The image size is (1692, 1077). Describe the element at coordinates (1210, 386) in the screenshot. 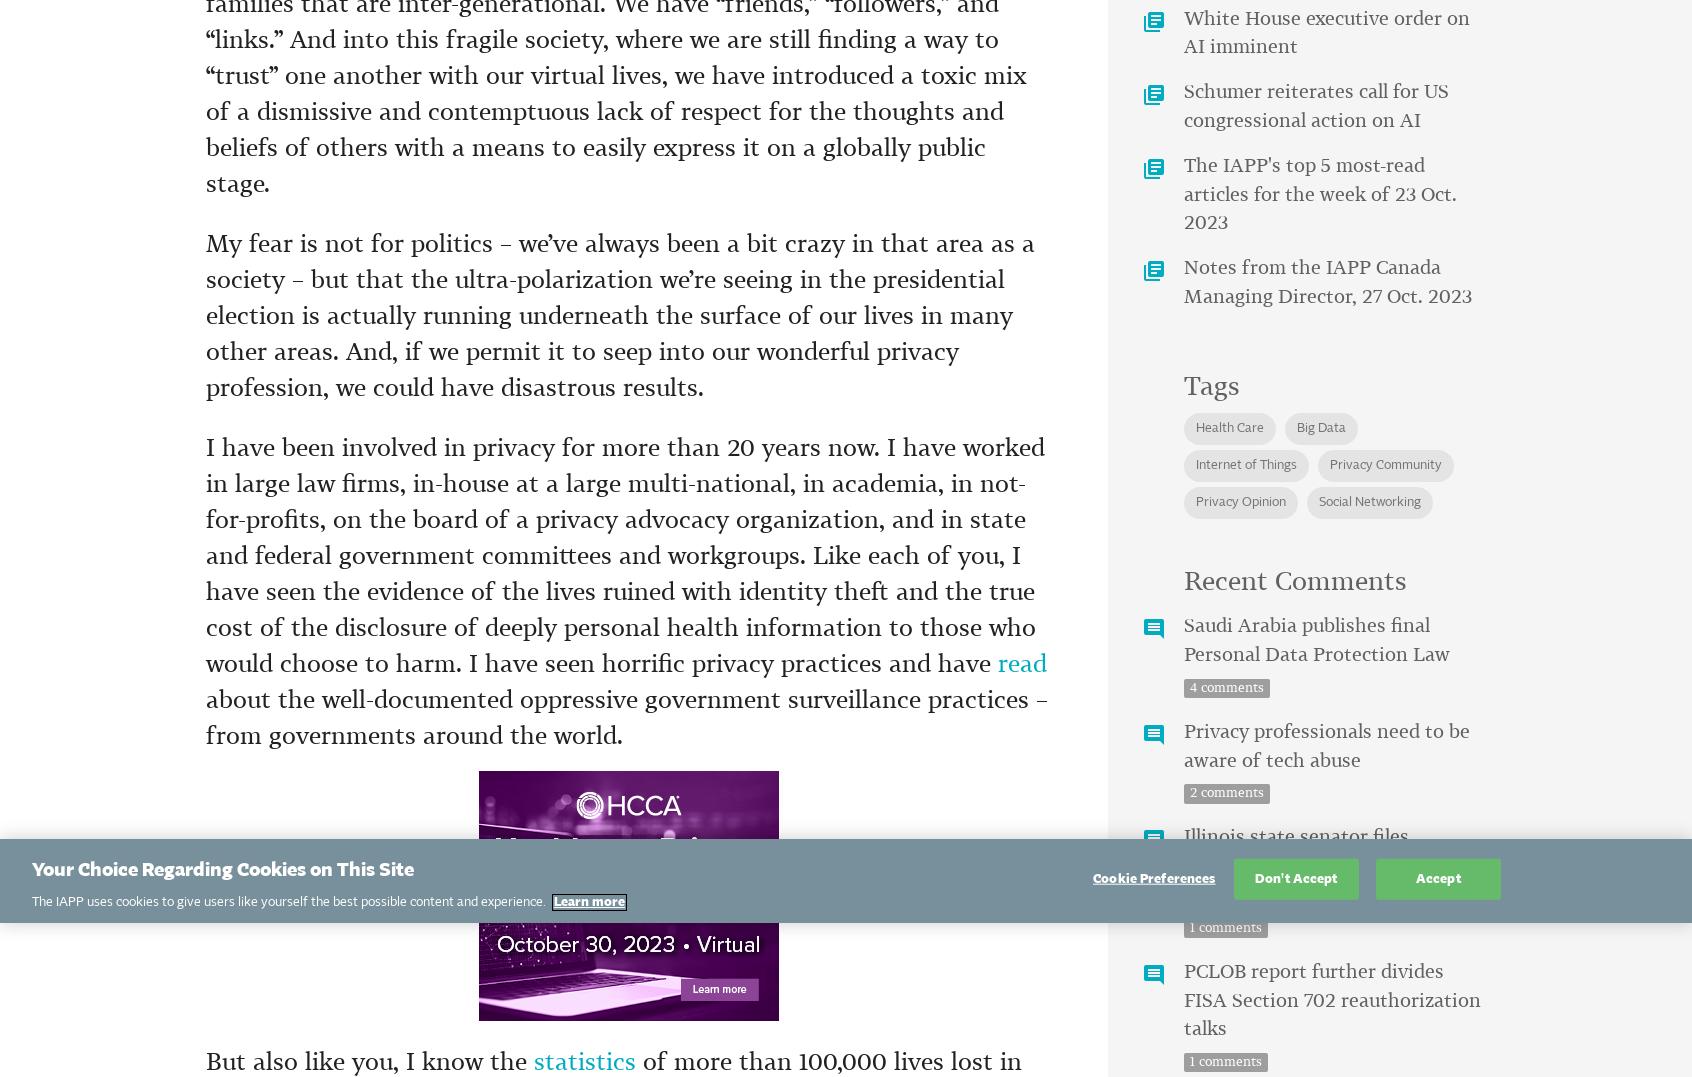

I see `'Tags'` at that location.